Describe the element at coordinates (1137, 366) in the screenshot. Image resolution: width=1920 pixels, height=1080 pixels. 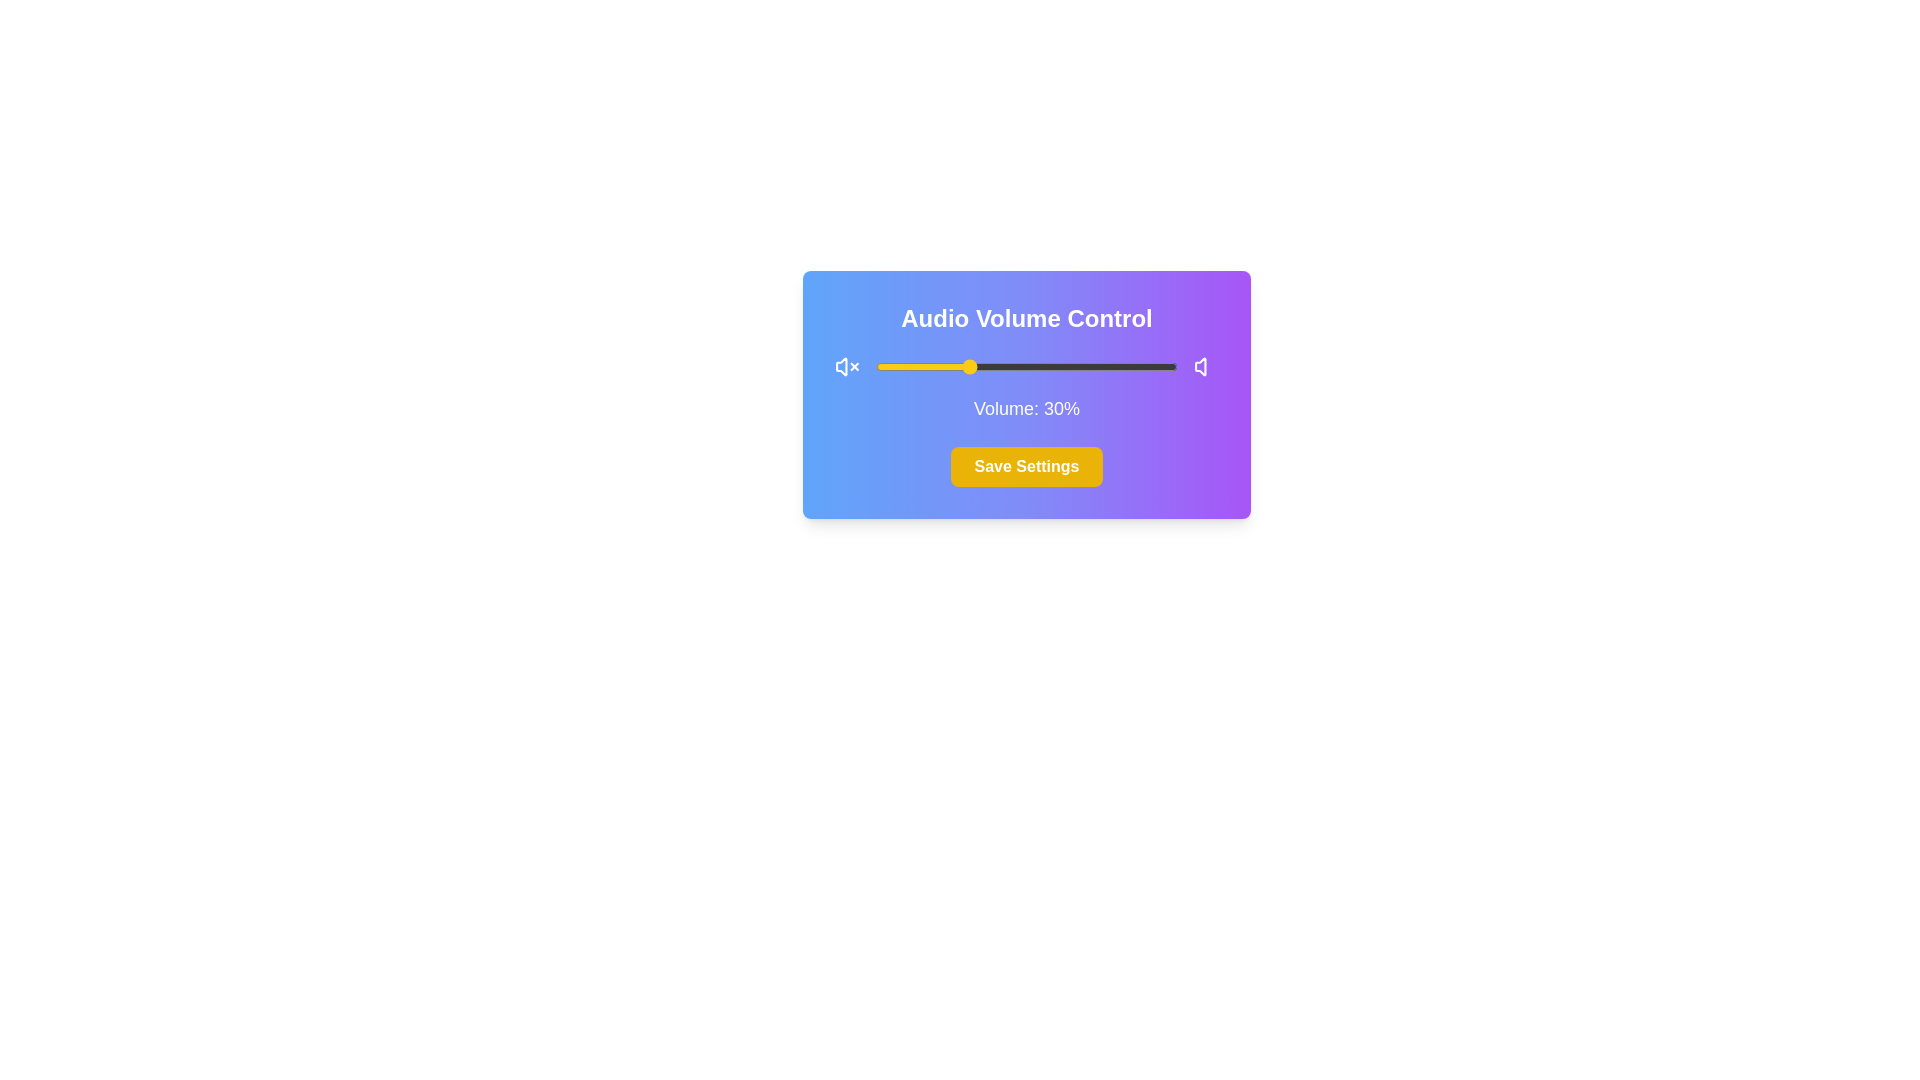
I see `the volume slider to 87 percent` at that location.